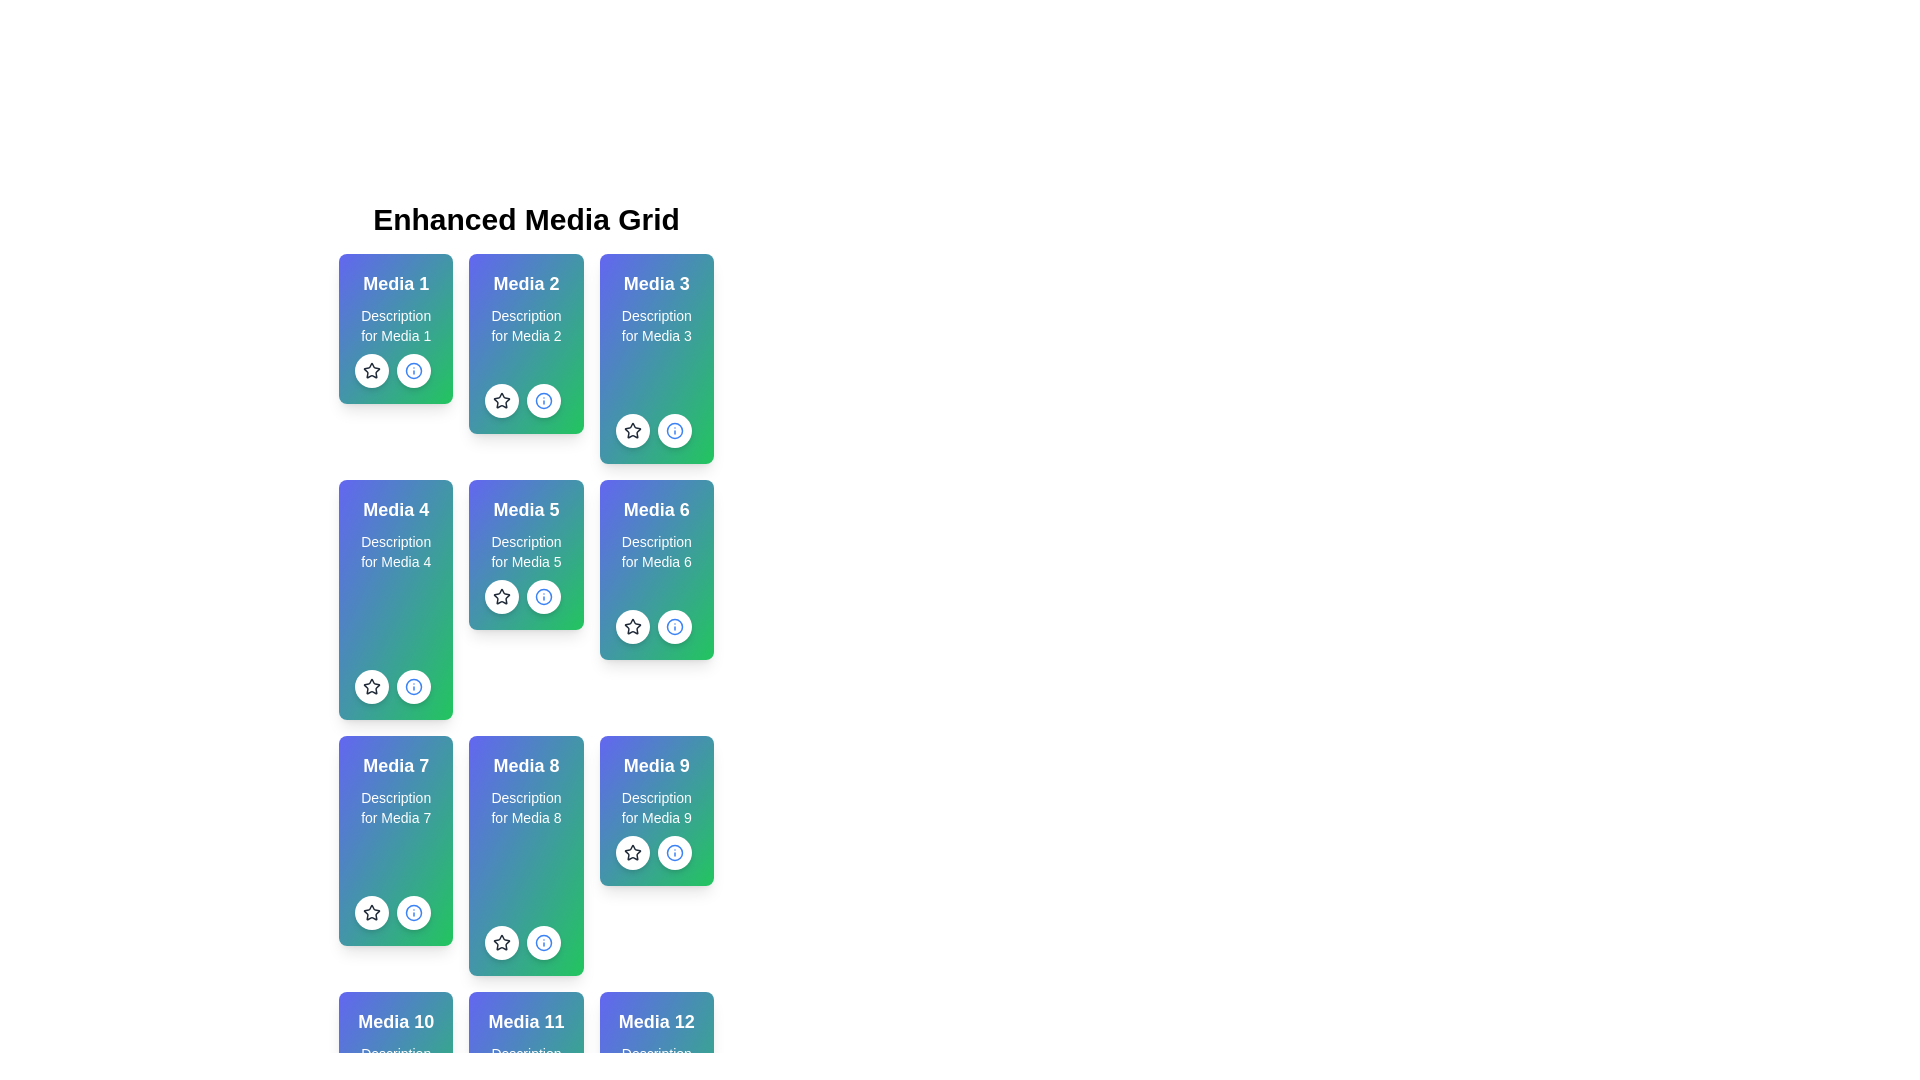 The height and width of the screenshot is (1080, 1920). What do you see at coordinates (544, 942) in the screenshot?
I see `the information button located in the bottom-right corner of the 'Media 8' card` at bounding box center [544, 942].